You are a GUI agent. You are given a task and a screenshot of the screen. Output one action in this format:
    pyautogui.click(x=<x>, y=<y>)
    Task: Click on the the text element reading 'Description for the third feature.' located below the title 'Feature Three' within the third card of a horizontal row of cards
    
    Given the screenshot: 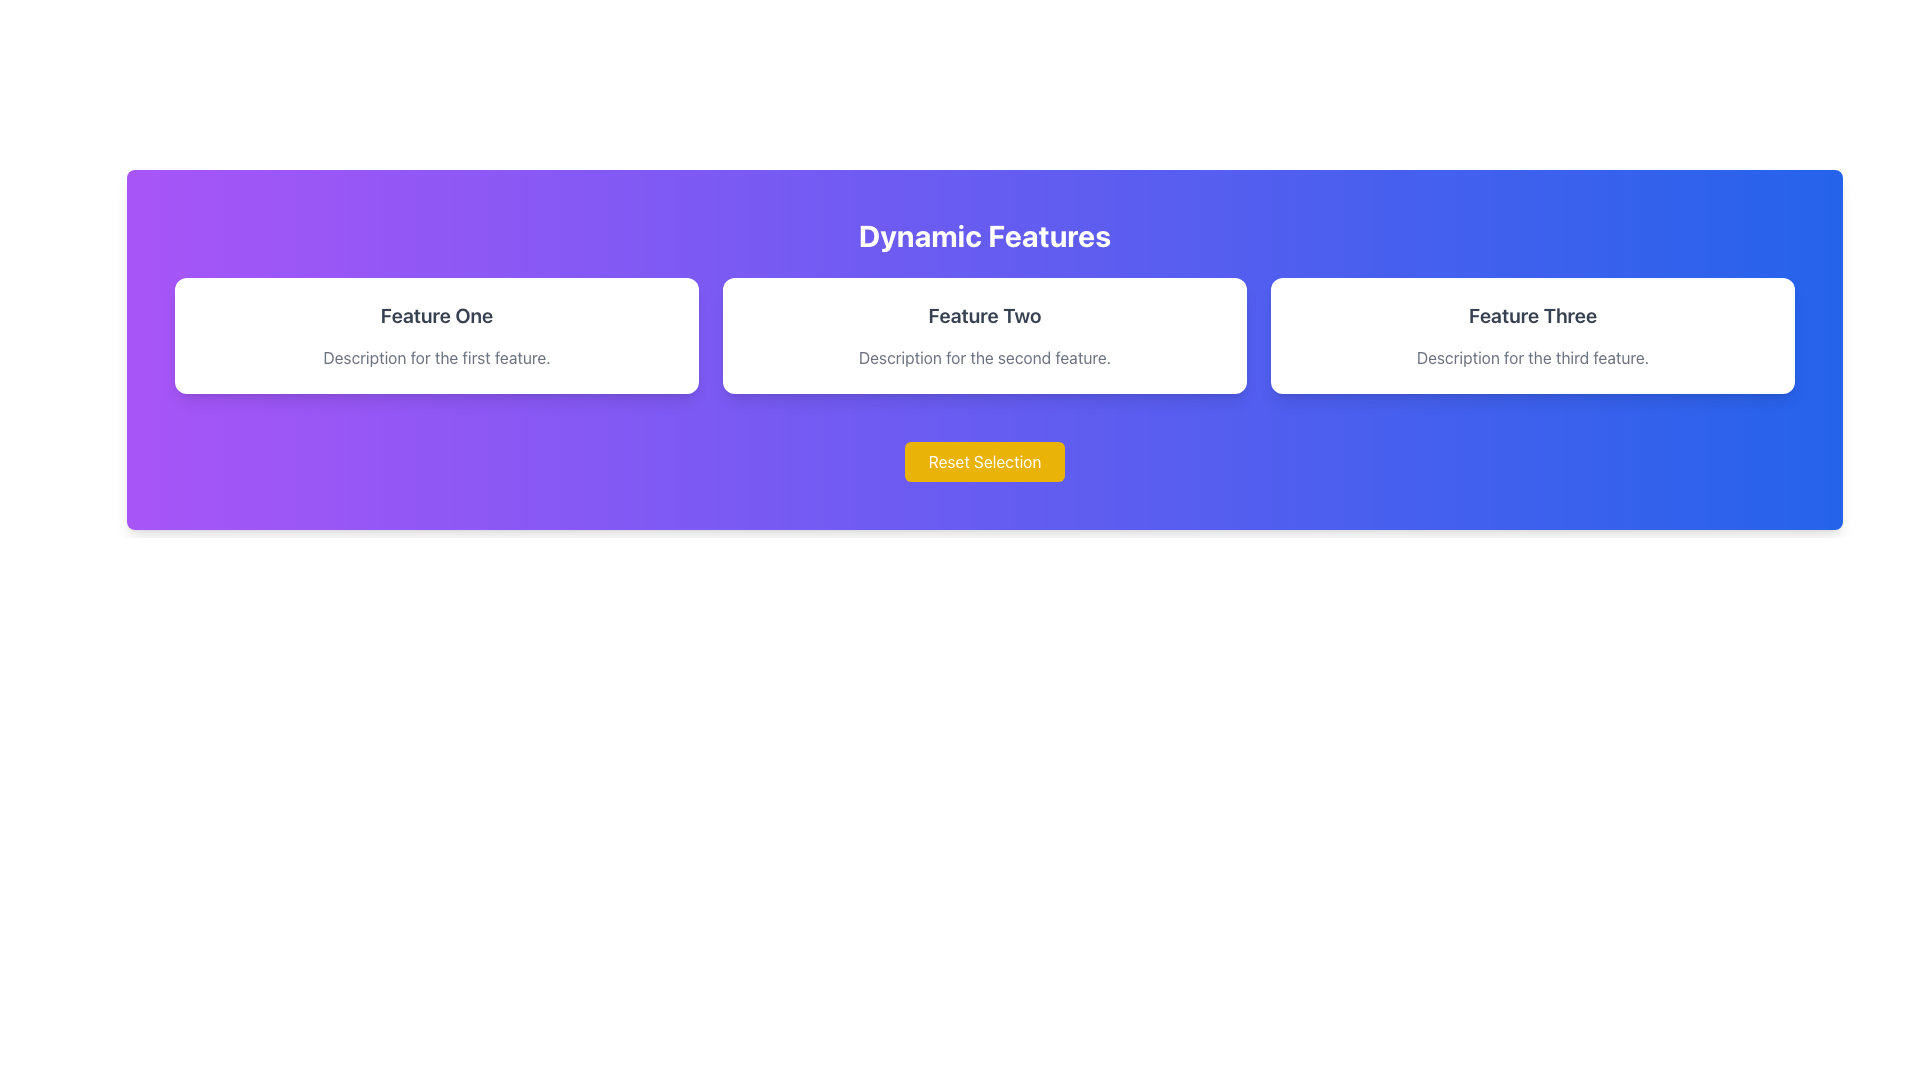 What is the action you would take?
    pyautogui.click(x=1531, y=357)
    